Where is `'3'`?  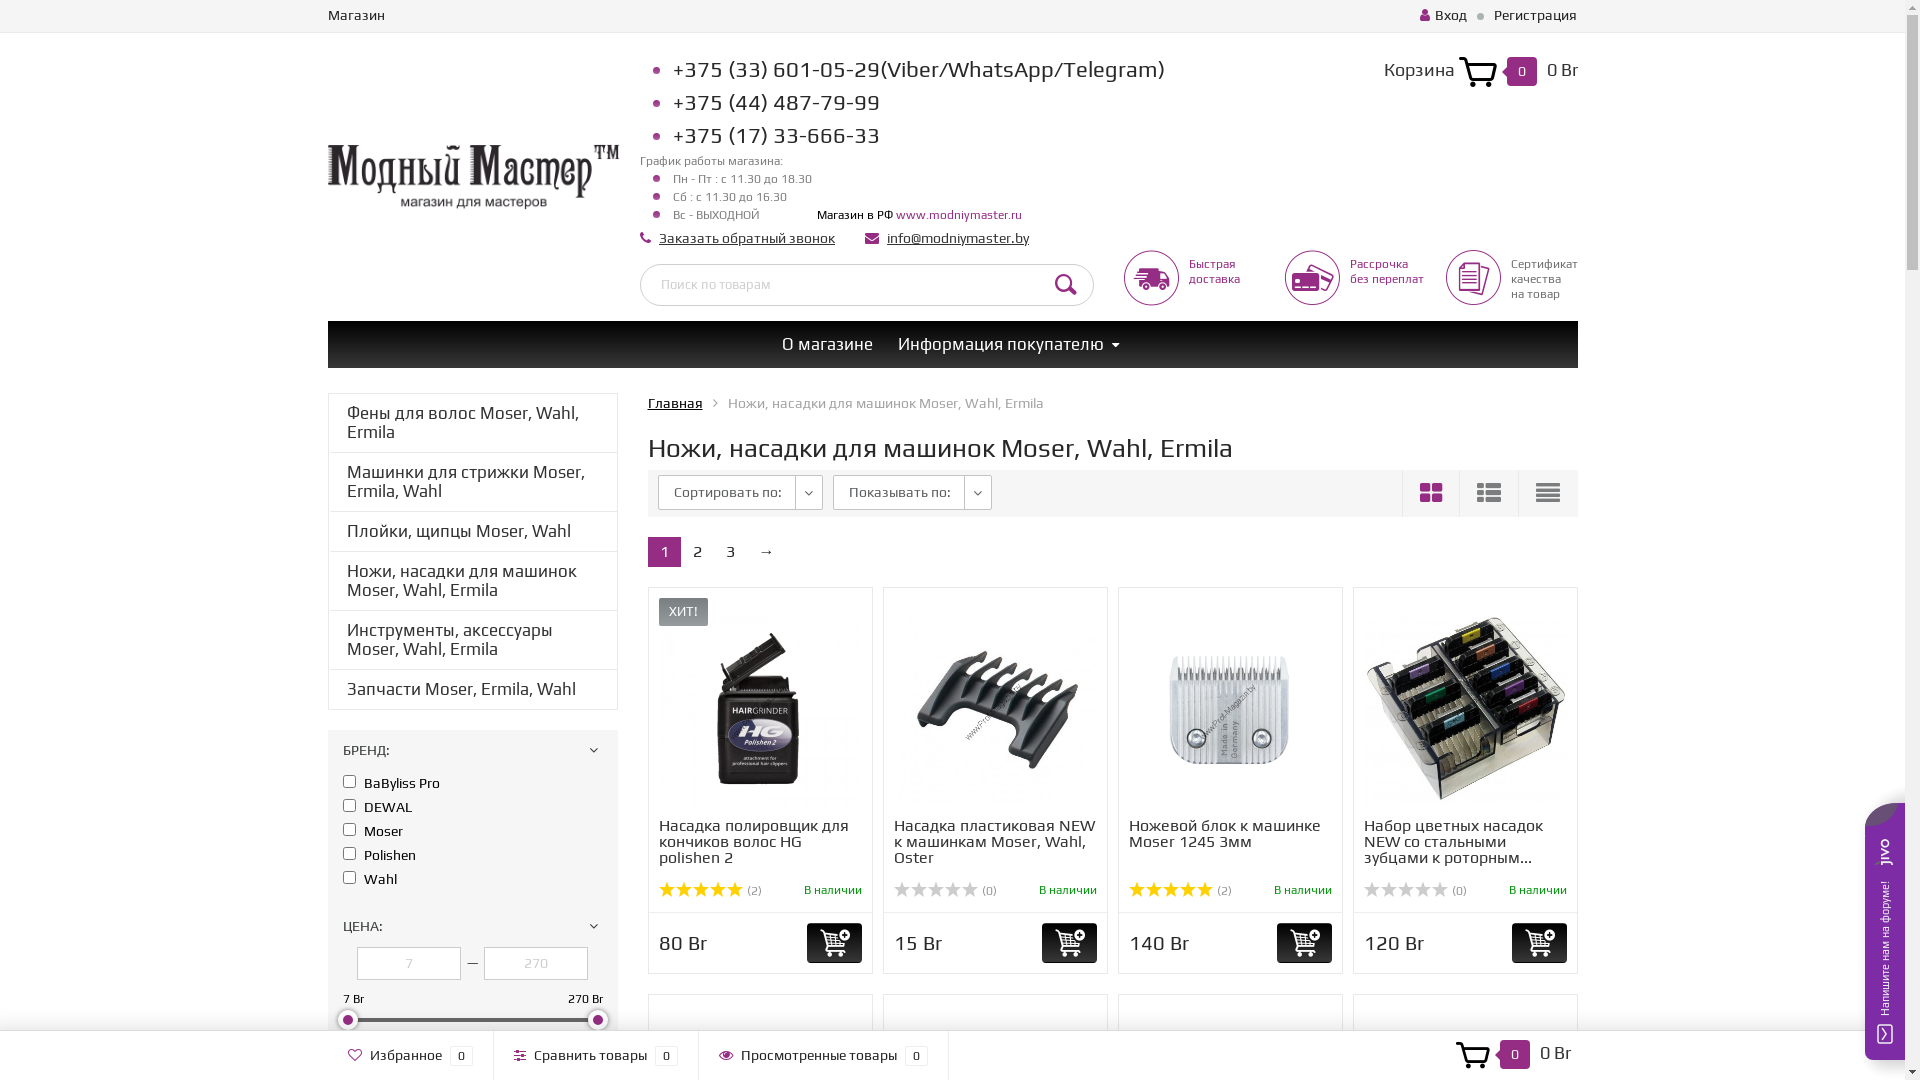 '3' is located at coordinates (729, 551).